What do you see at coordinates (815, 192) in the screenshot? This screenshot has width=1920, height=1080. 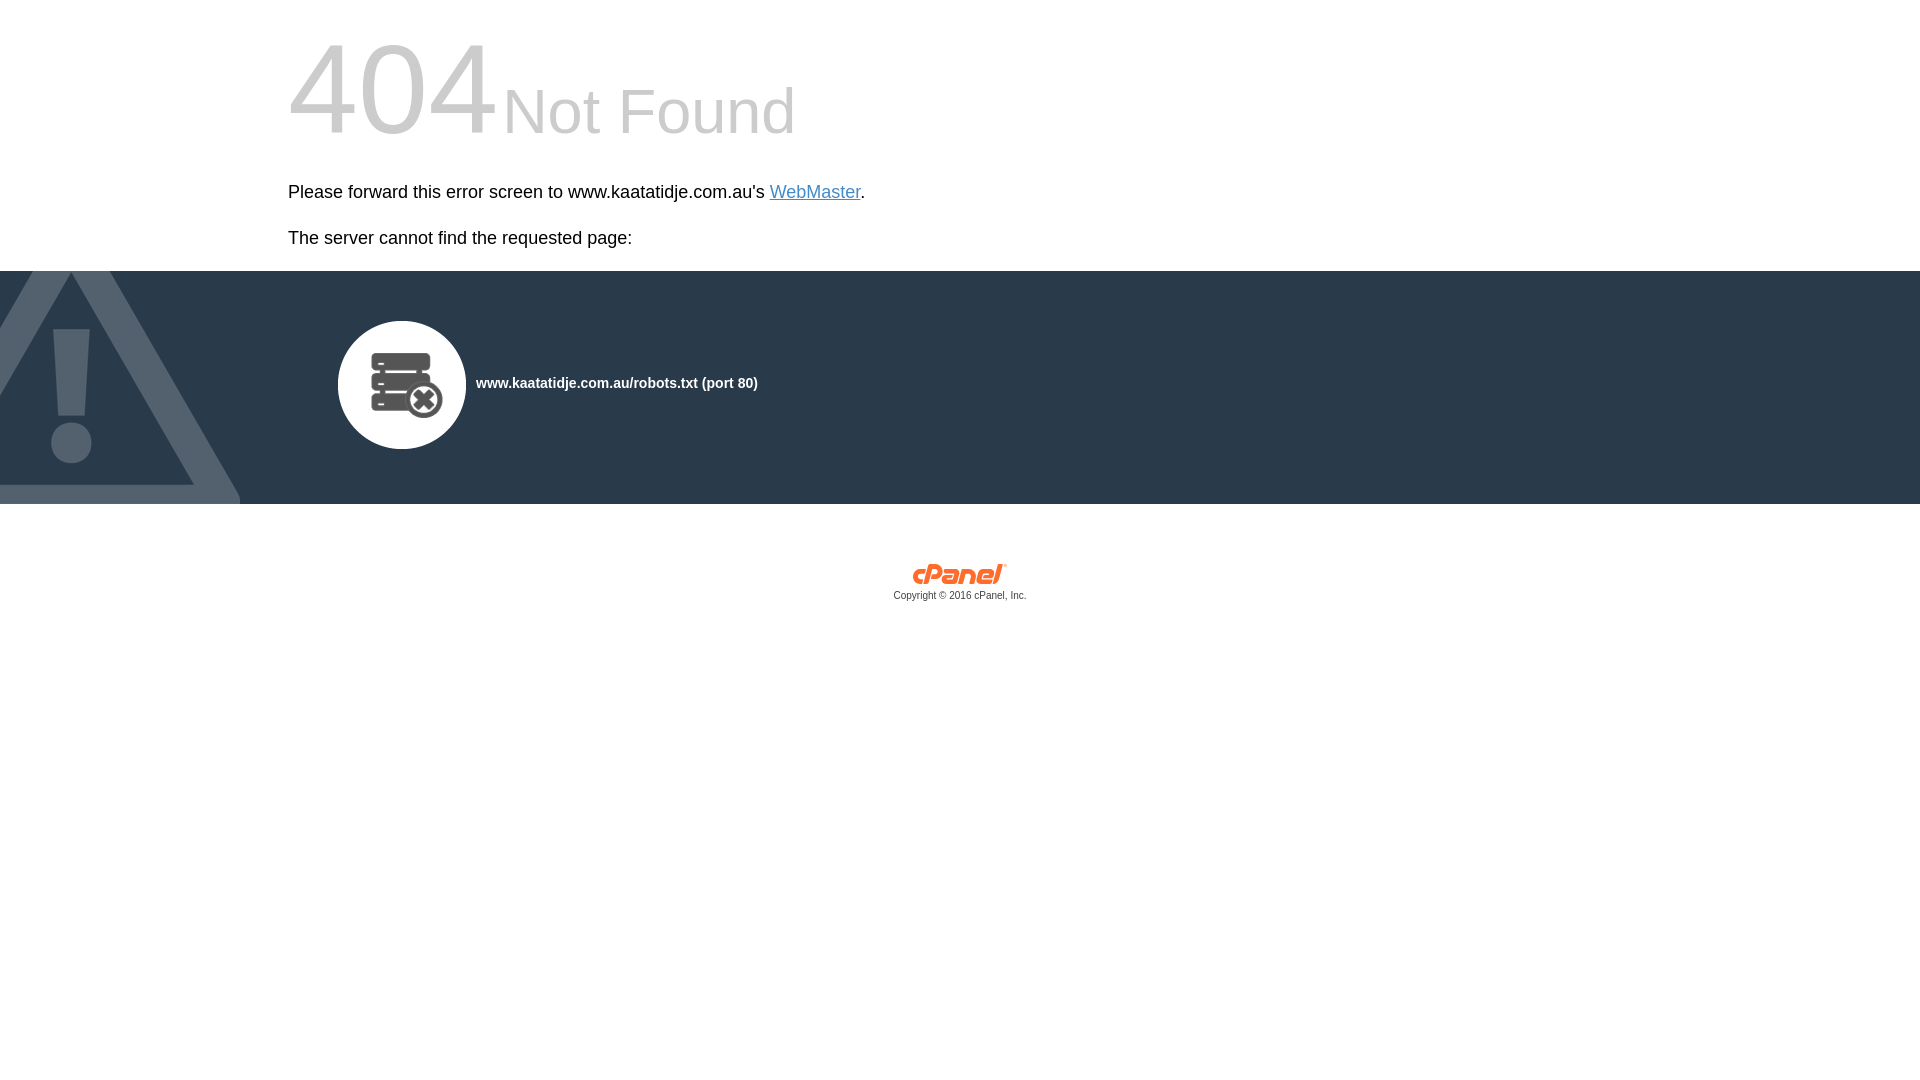 I see `'WebMaster'` at bounding box center [815, 192].